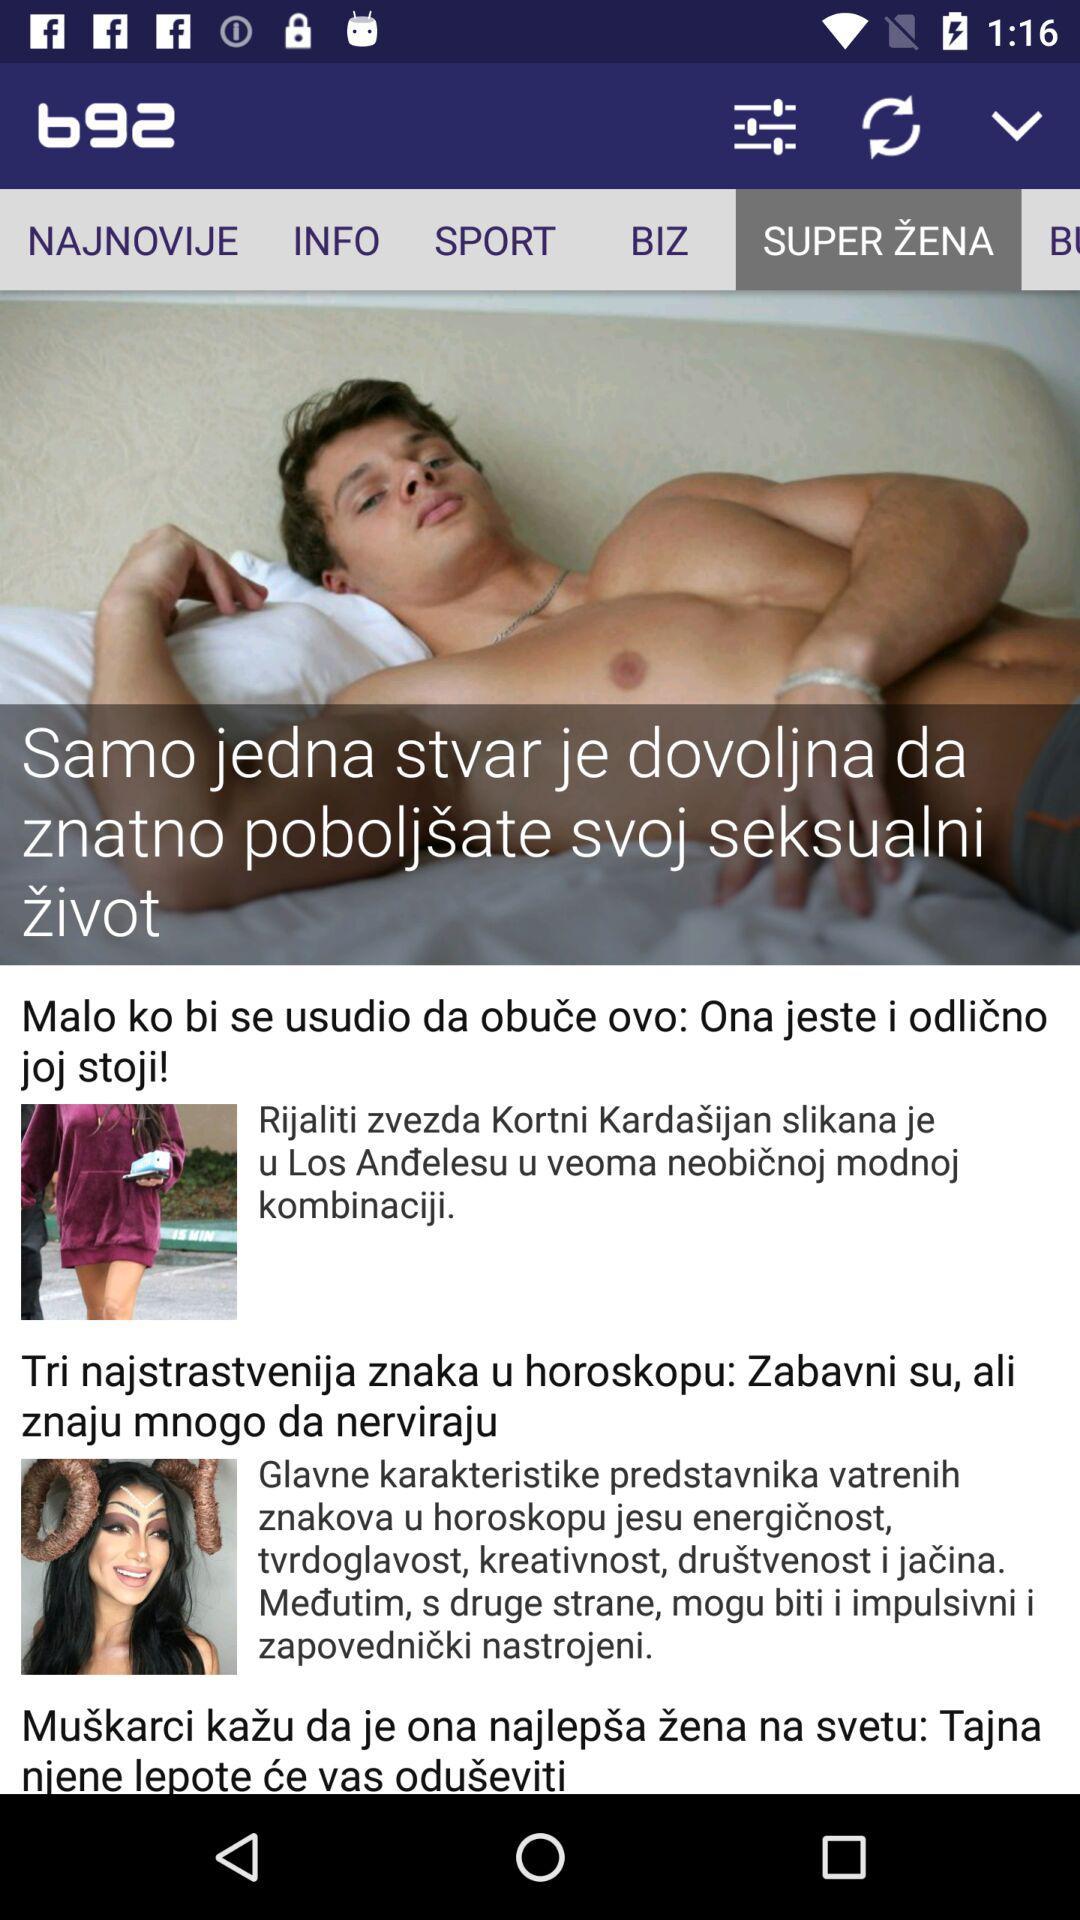 This screenshot has width=1080, height=1920. Describe the element at coordinates (540, 834) in the screenshot. I see `app below najnovije app` at that location.